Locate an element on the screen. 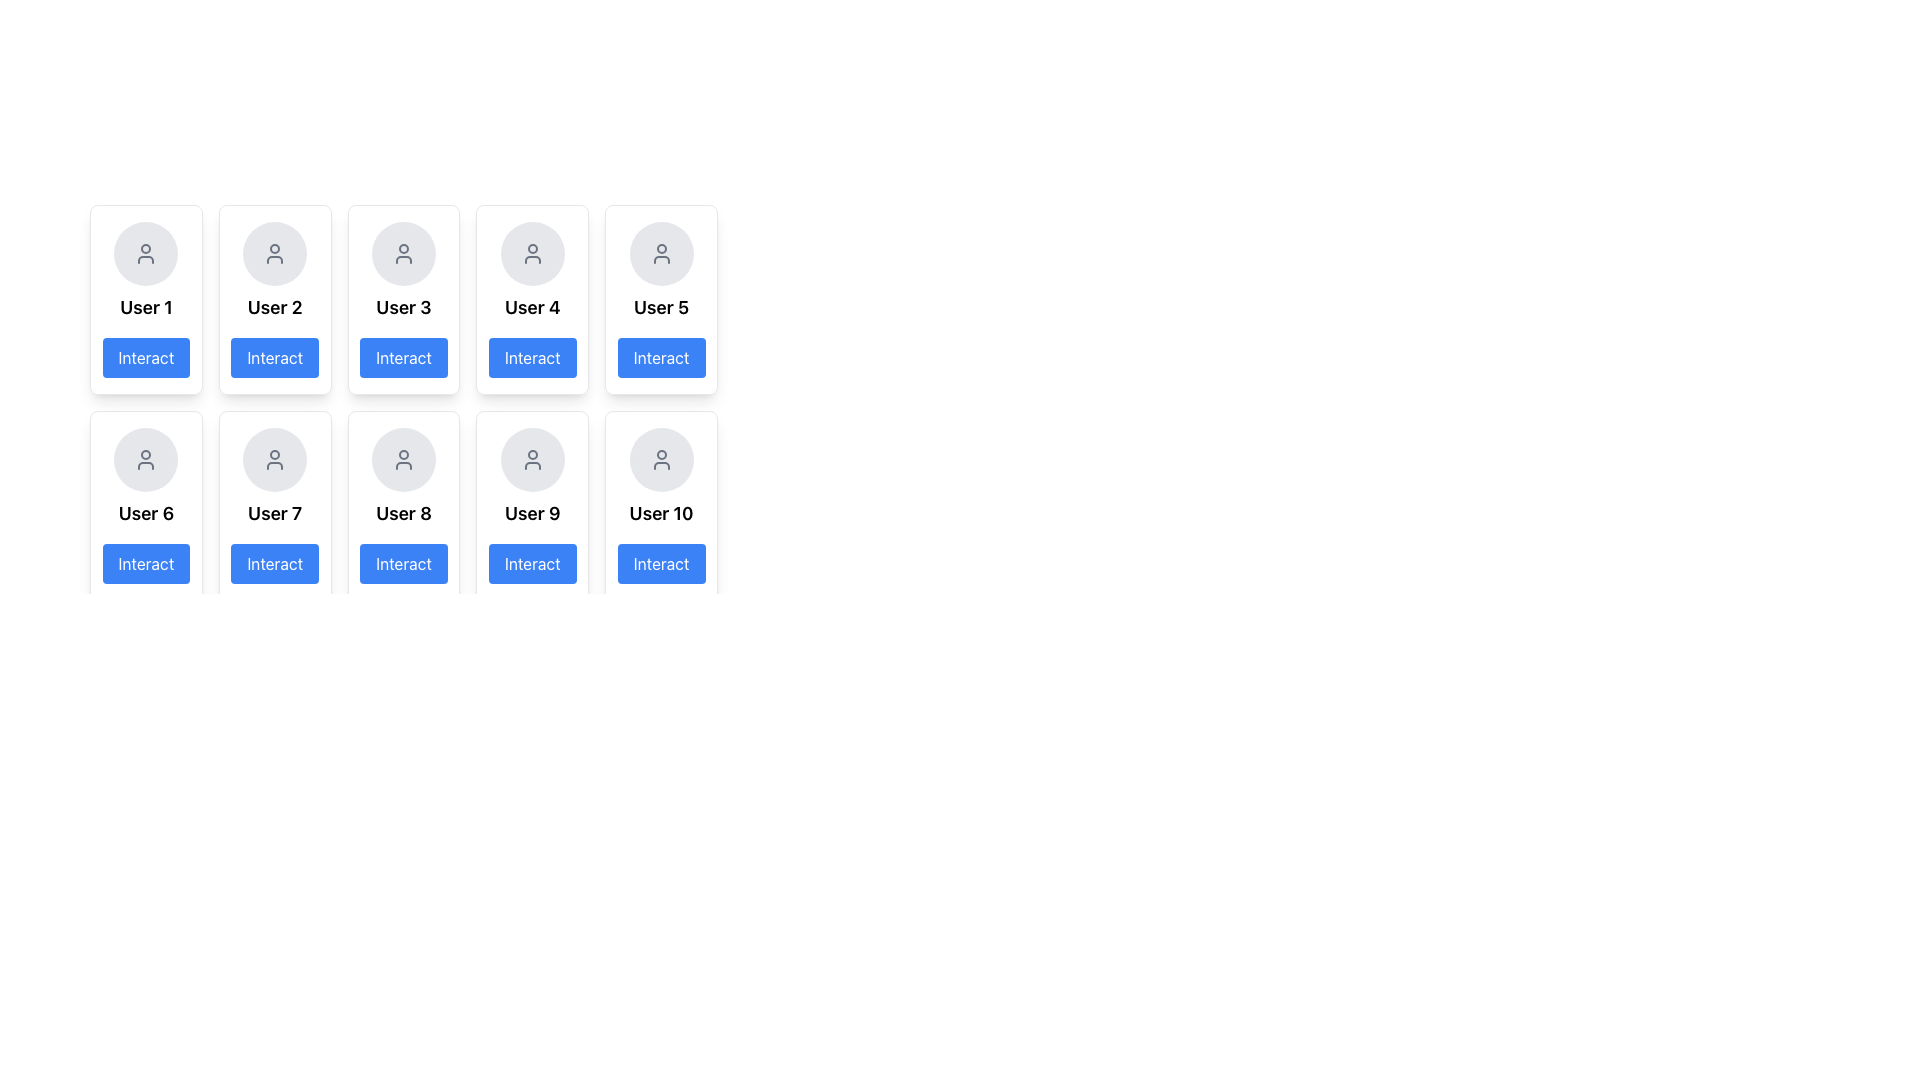 Image resolution: width=1920 pixels, height=1080 pixels. text label displaying 'User 7', which is bold and large, located in the second row of a grid layout, directly below the 'User 2' card is located at coordinates (274, 512).